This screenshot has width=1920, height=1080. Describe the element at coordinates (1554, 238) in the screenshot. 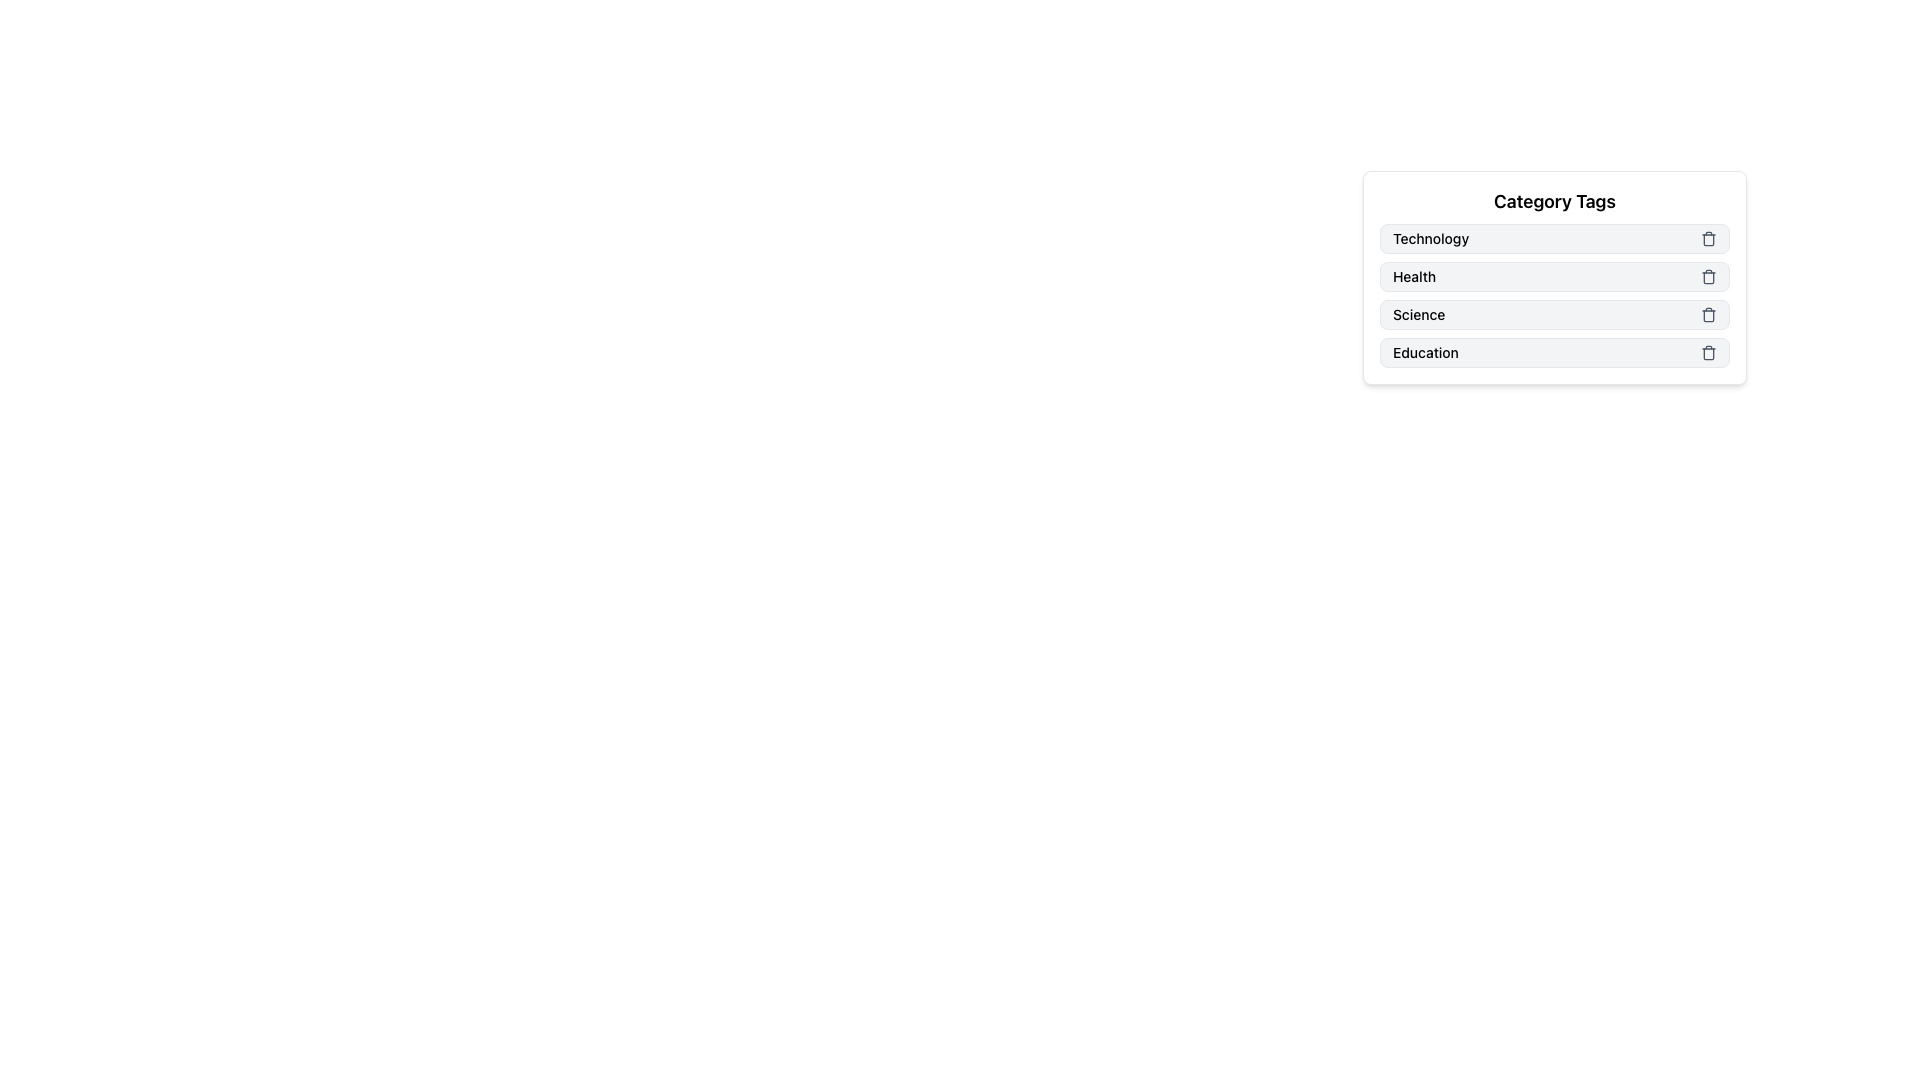

I see `the category tag labeled 'Technology' which is the first item in the 'Category Tags' list` at that location.